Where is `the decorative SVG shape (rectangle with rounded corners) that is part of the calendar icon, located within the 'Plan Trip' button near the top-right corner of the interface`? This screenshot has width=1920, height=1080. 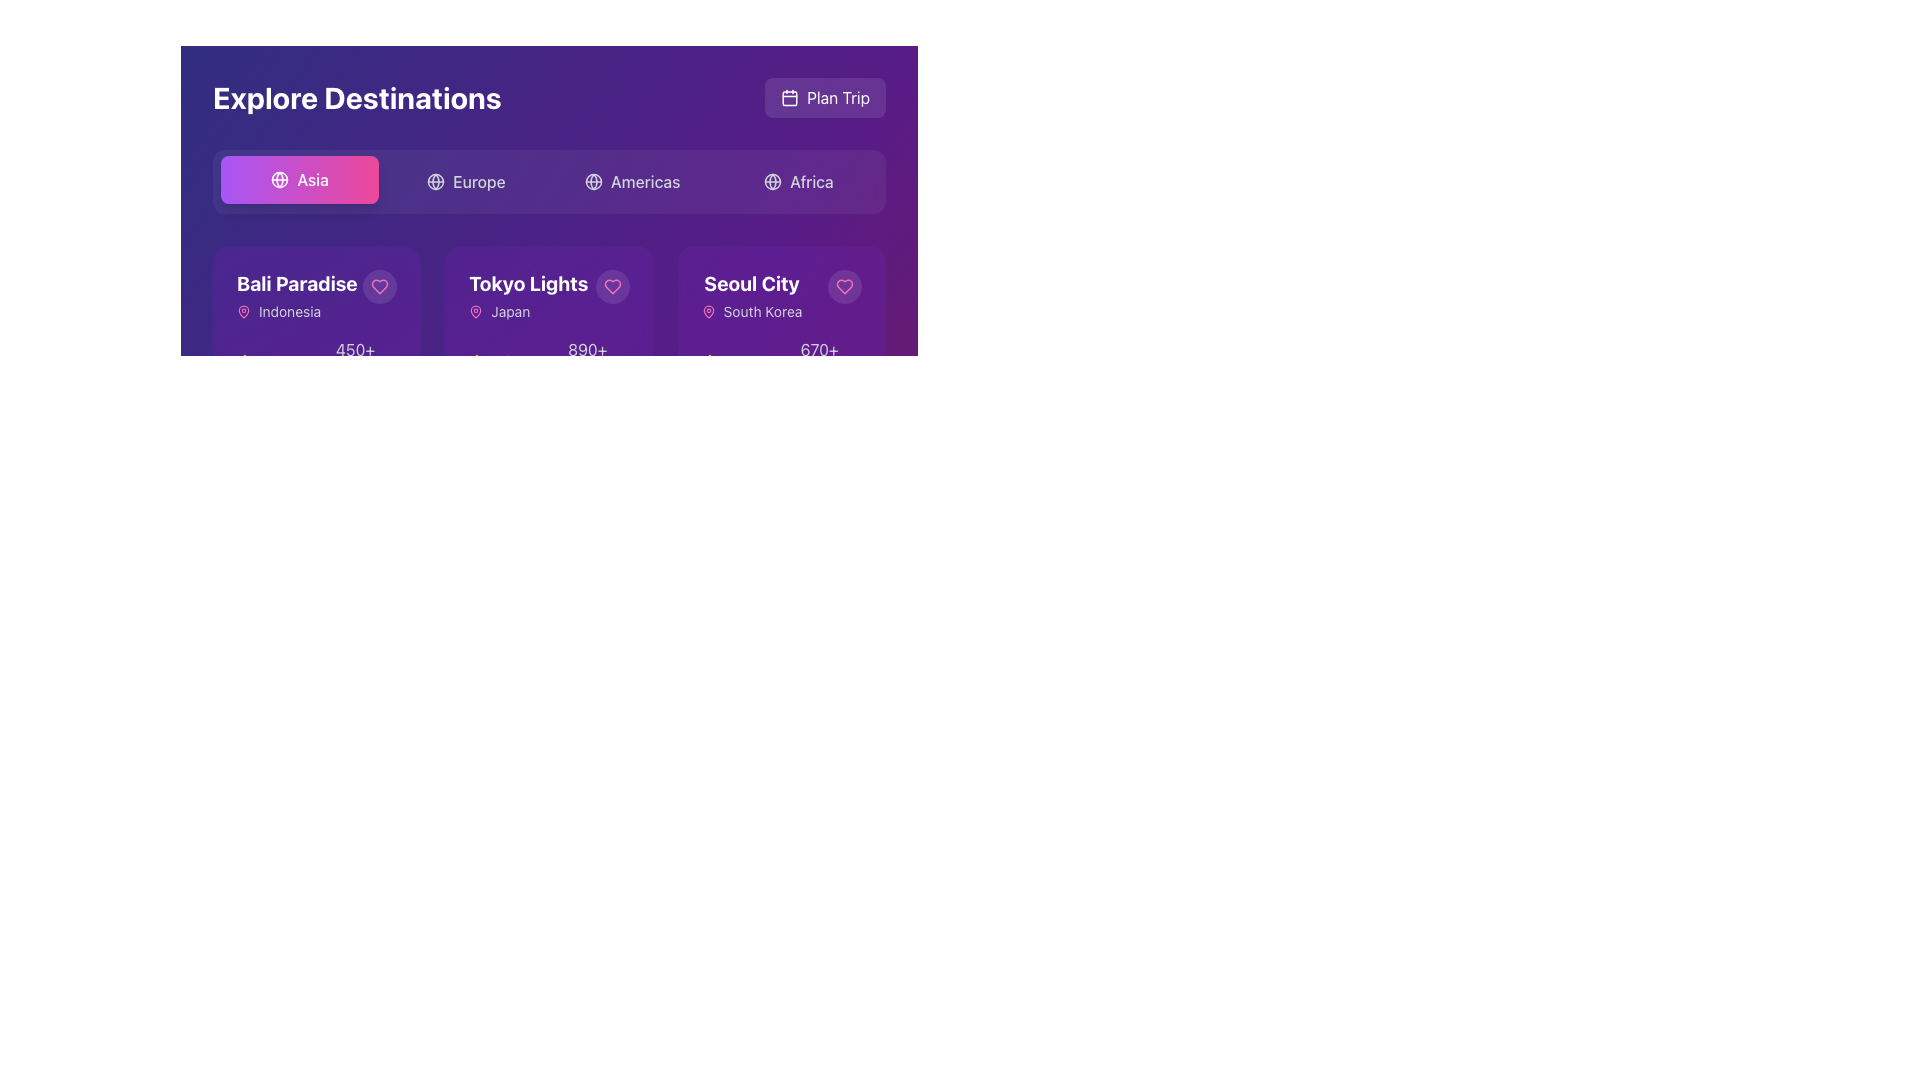 the decorative SVG shape (rectangle with rounded corners) that is part of the calendar icon, located within the 'Plan Trip' button near the top-right corner of the interface is located at coordinates (789, 98).